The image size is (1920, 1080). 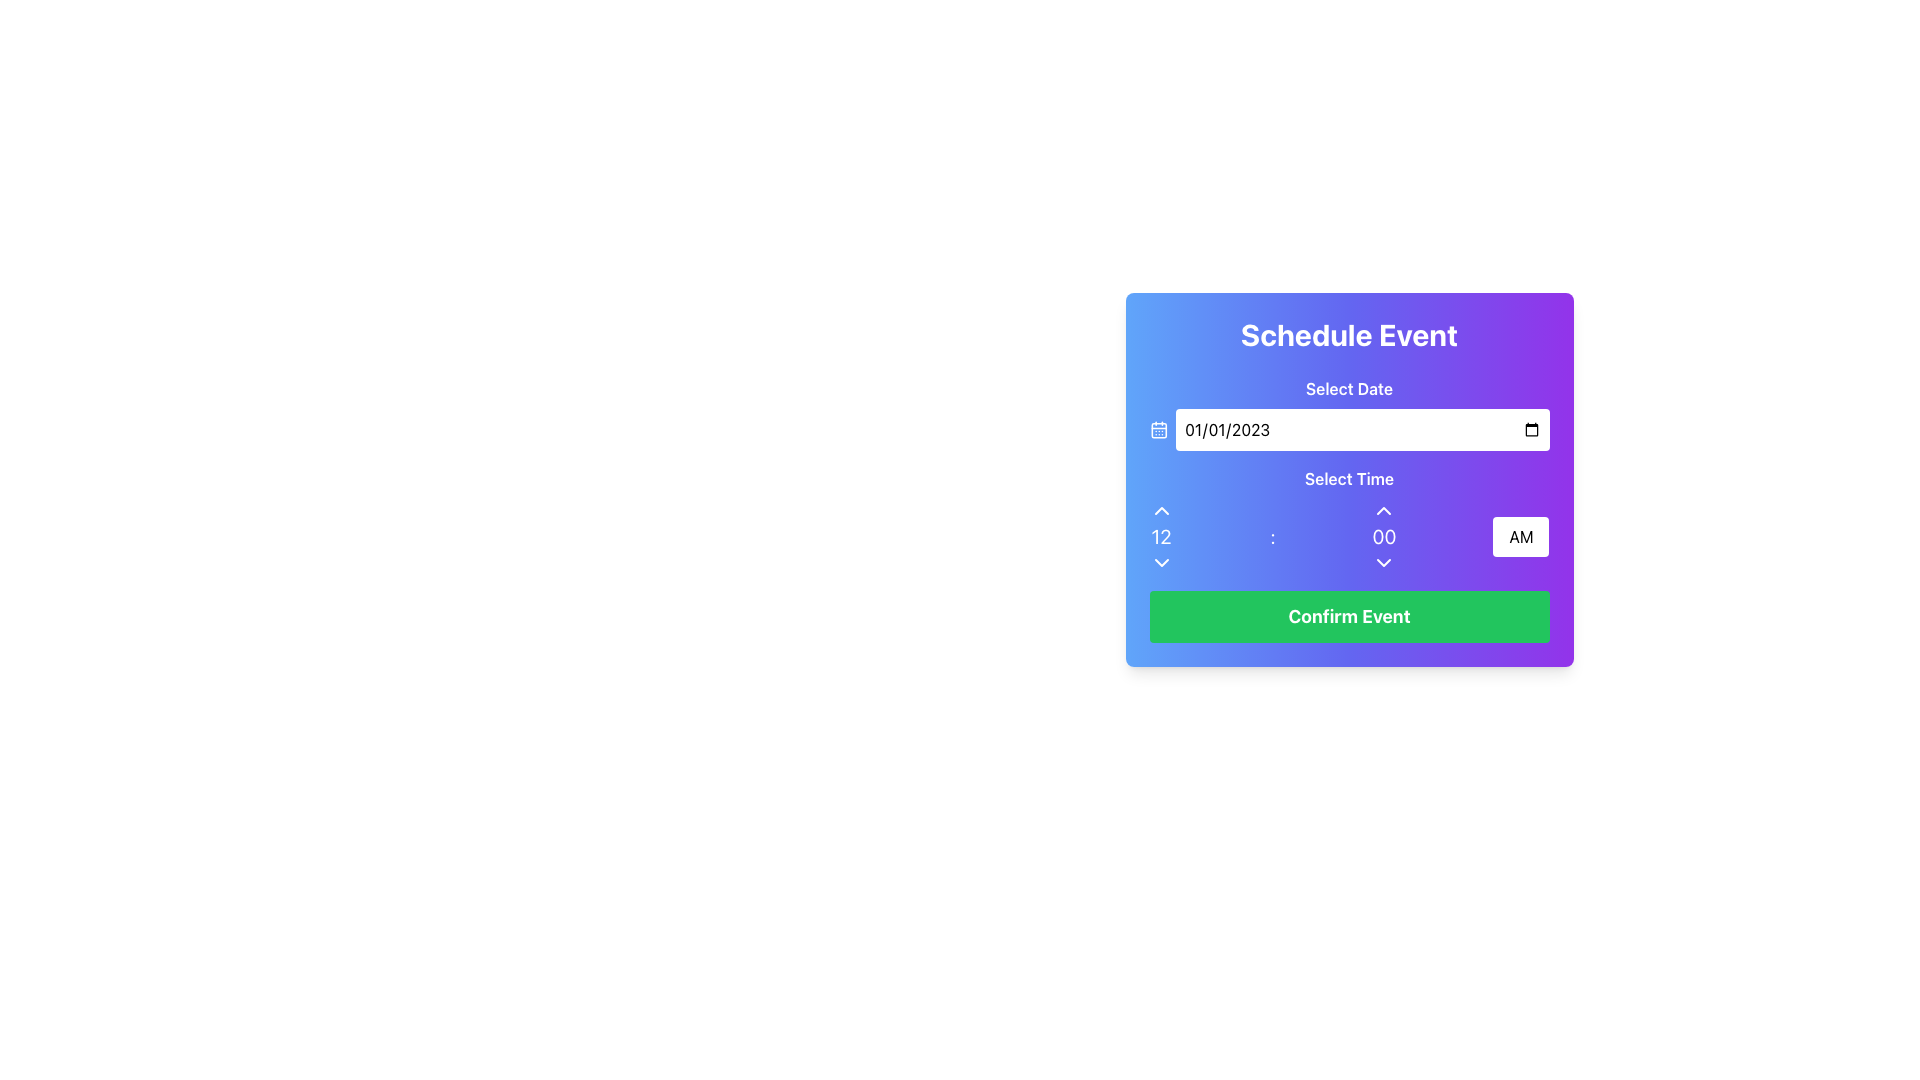 I want to click on the time increment button located on the right side of the time selection component to increment the minute value, so click(x=1383, y=509).